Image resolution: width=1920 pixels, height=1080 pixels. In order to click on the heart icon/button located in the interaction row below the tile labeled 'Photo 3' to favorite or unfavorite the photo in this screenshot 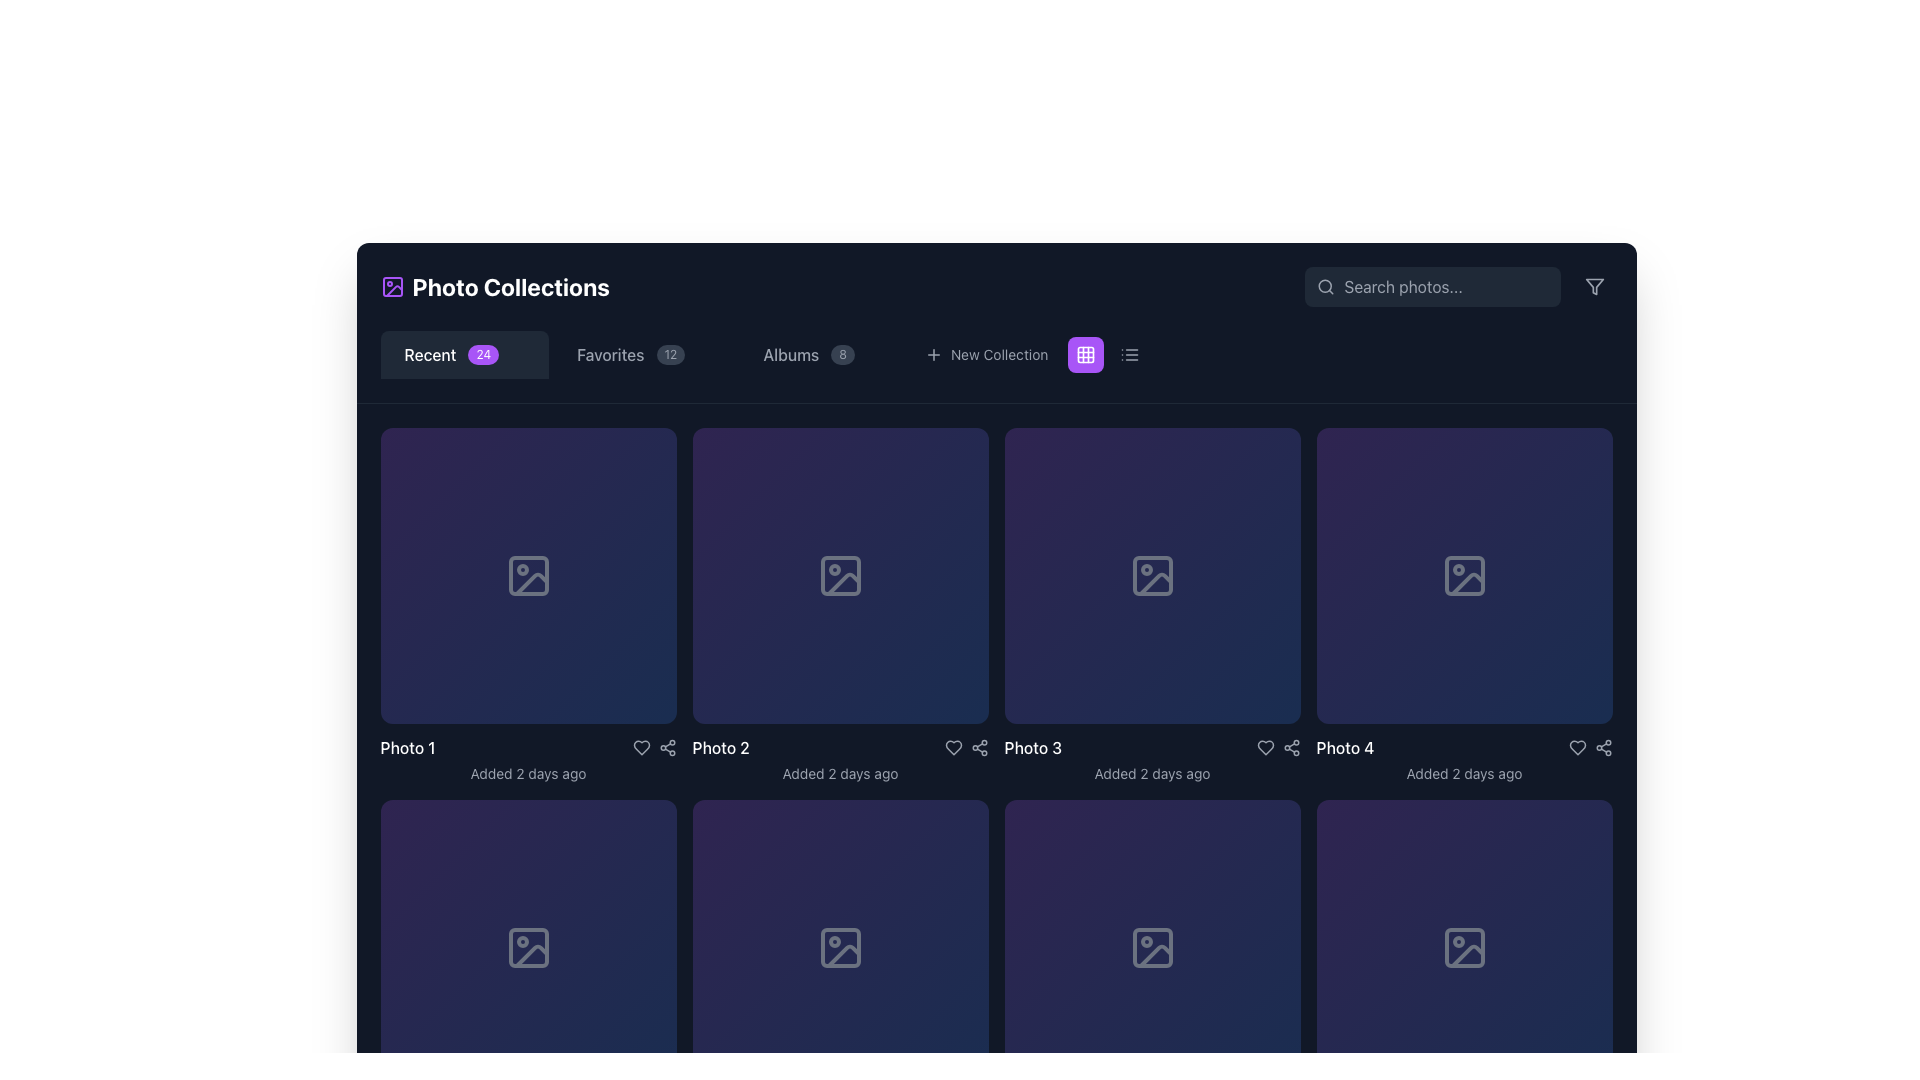, I will do `click(952, 748)`.